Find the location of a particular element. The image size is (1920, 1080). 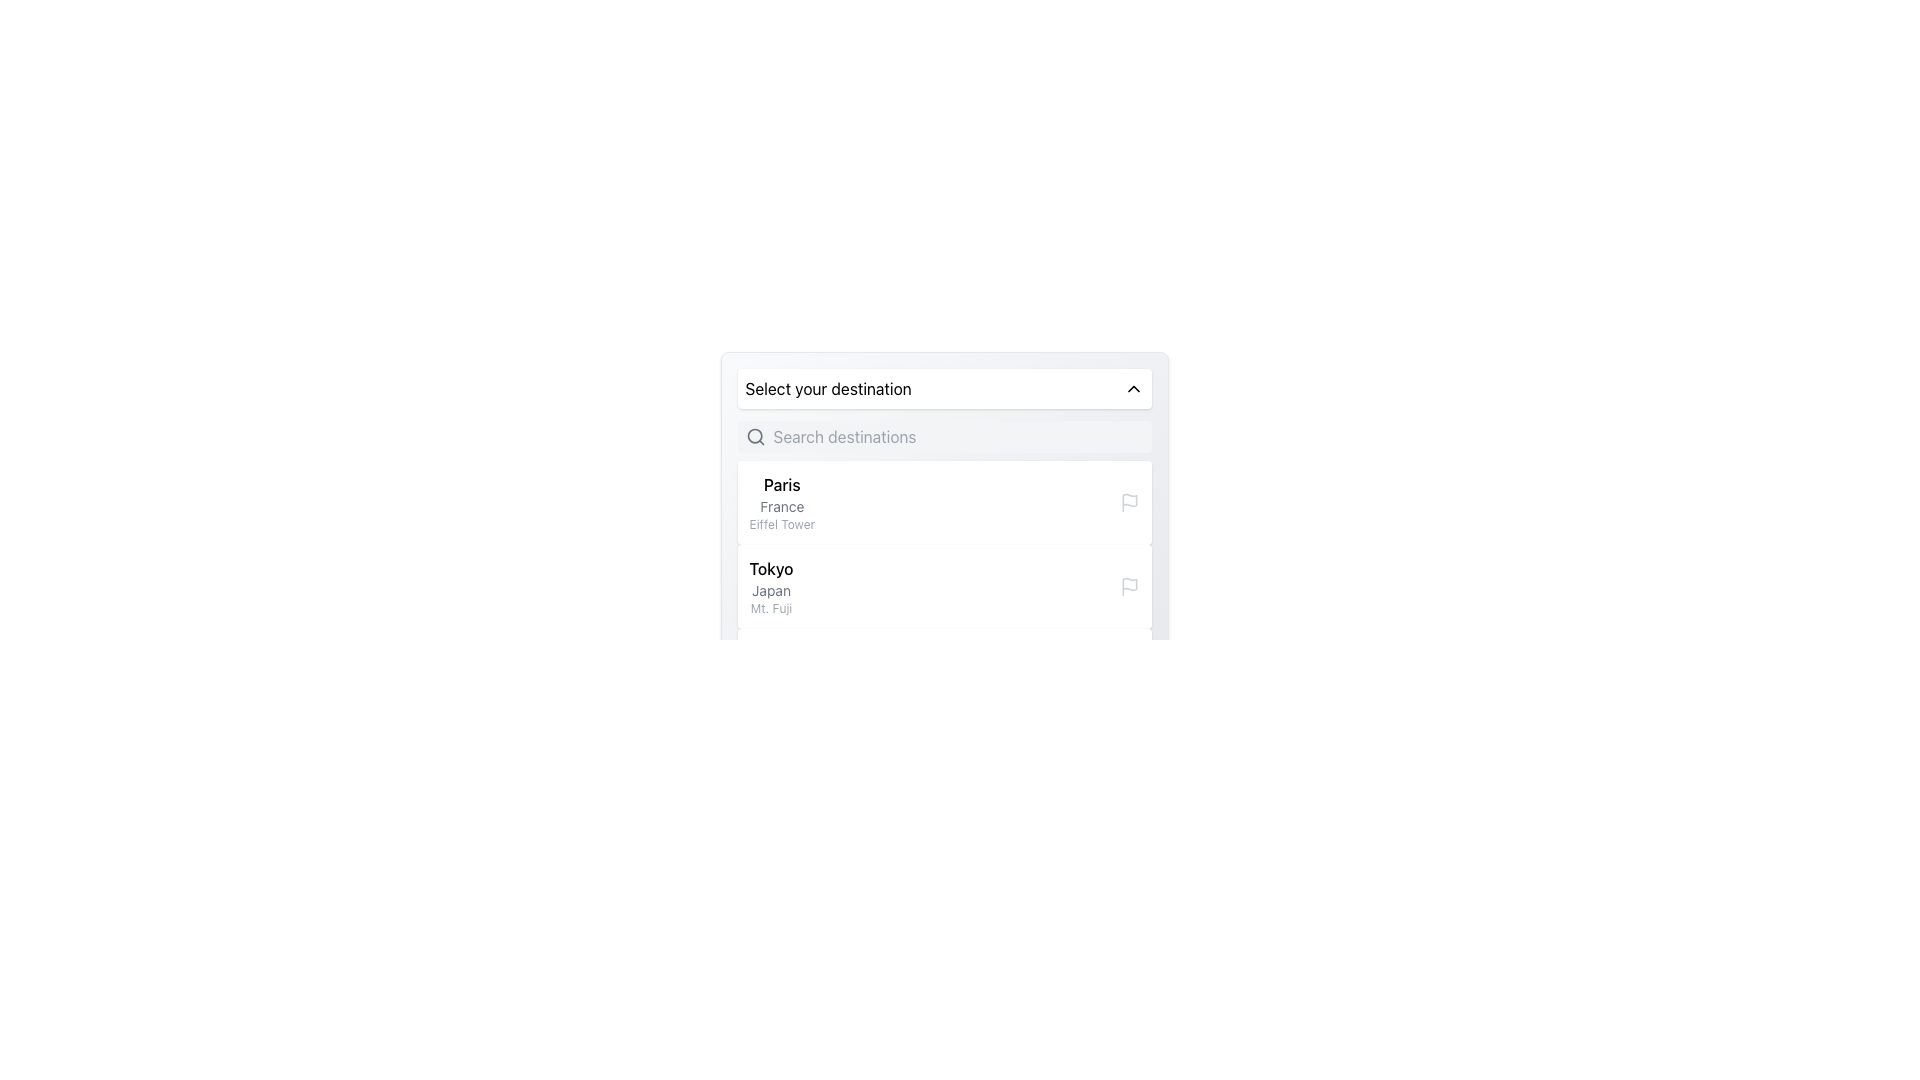

the dropdown list item for 'Tokyo' is located at coordinates (943, 585).